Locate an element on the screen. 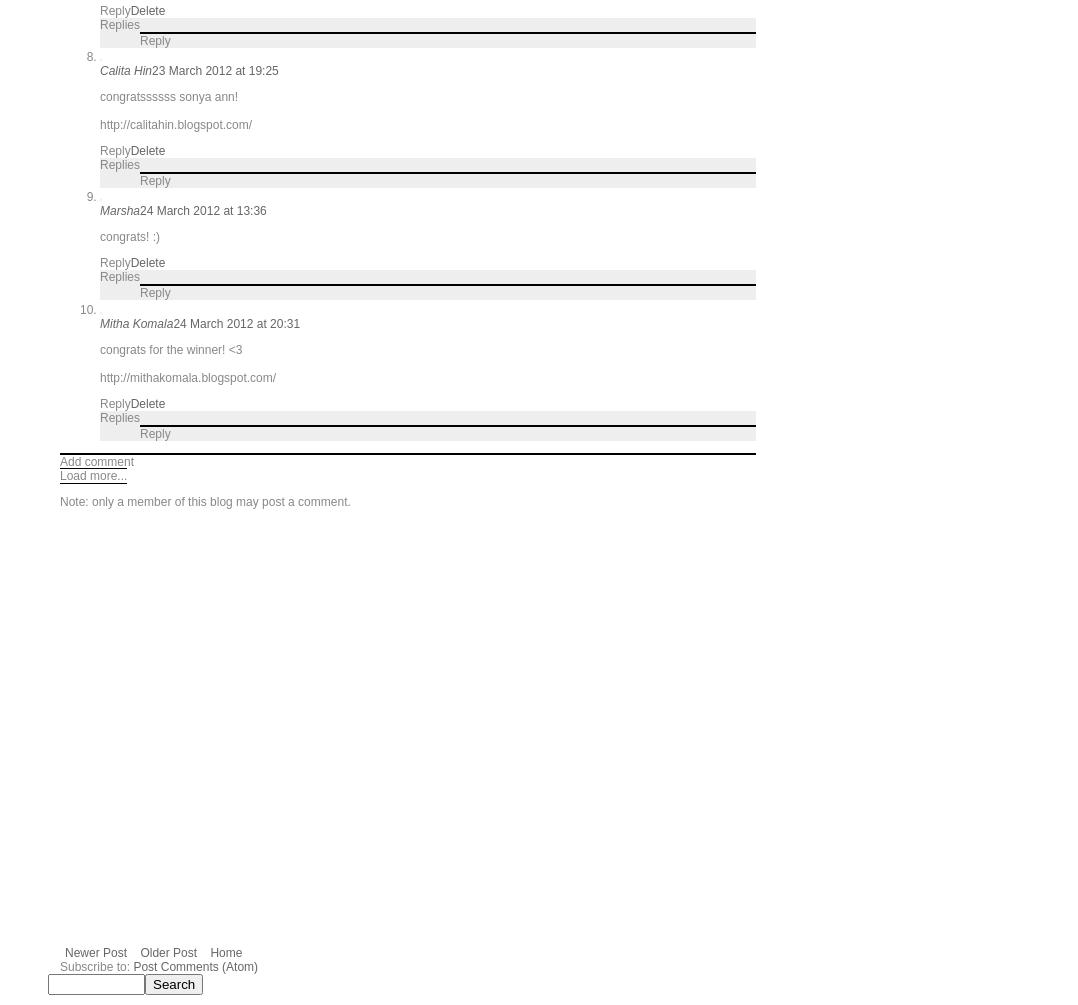 This screenshot has height=1005, width=1078. 'http://mithakomala.blogspot.com/' is located at coordinates (187, 376).